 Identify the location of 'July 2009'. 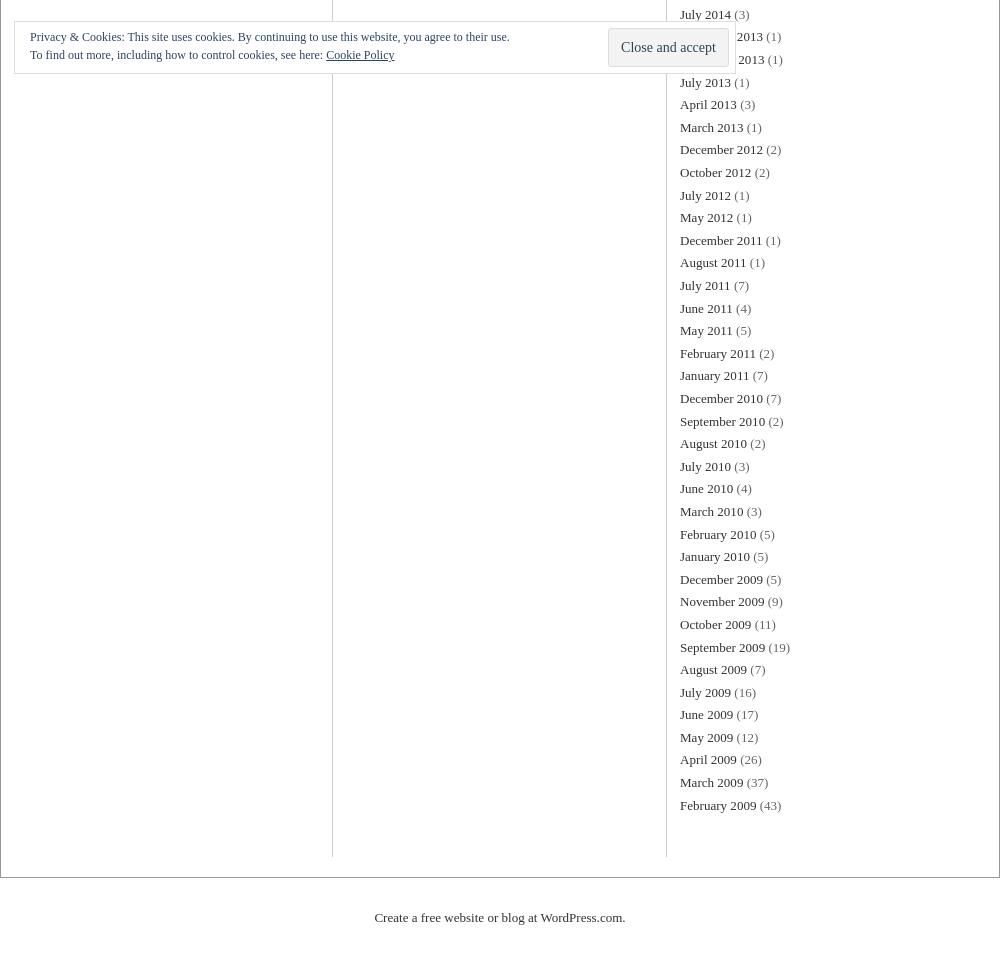
(704, 691).